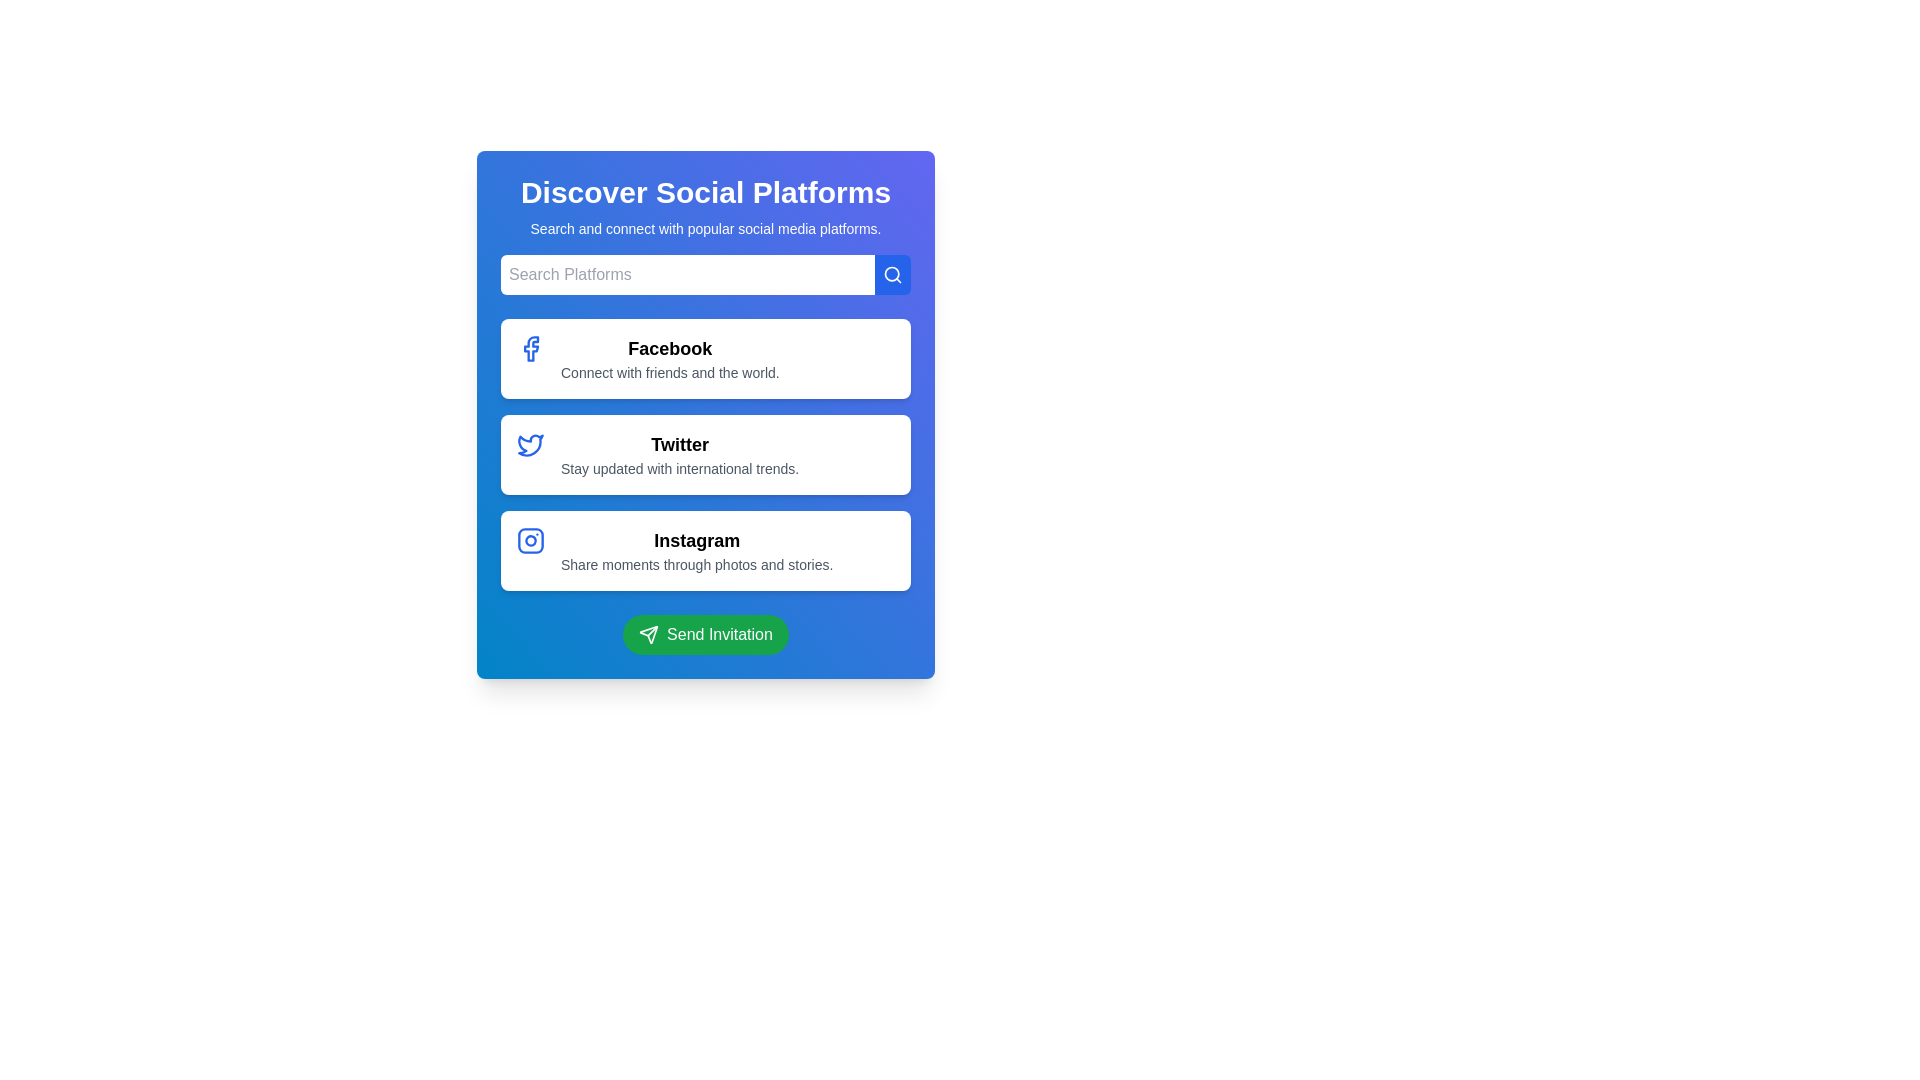 The image size is (1920, 1080). What do you see at coordinates (670, 357) in the screenshot?
I see `the 'Facebook' text block, which is a bold title followed by a descriptive line about connecting with friends, located in the second row of social media cards` at bounding box center [670, 357].